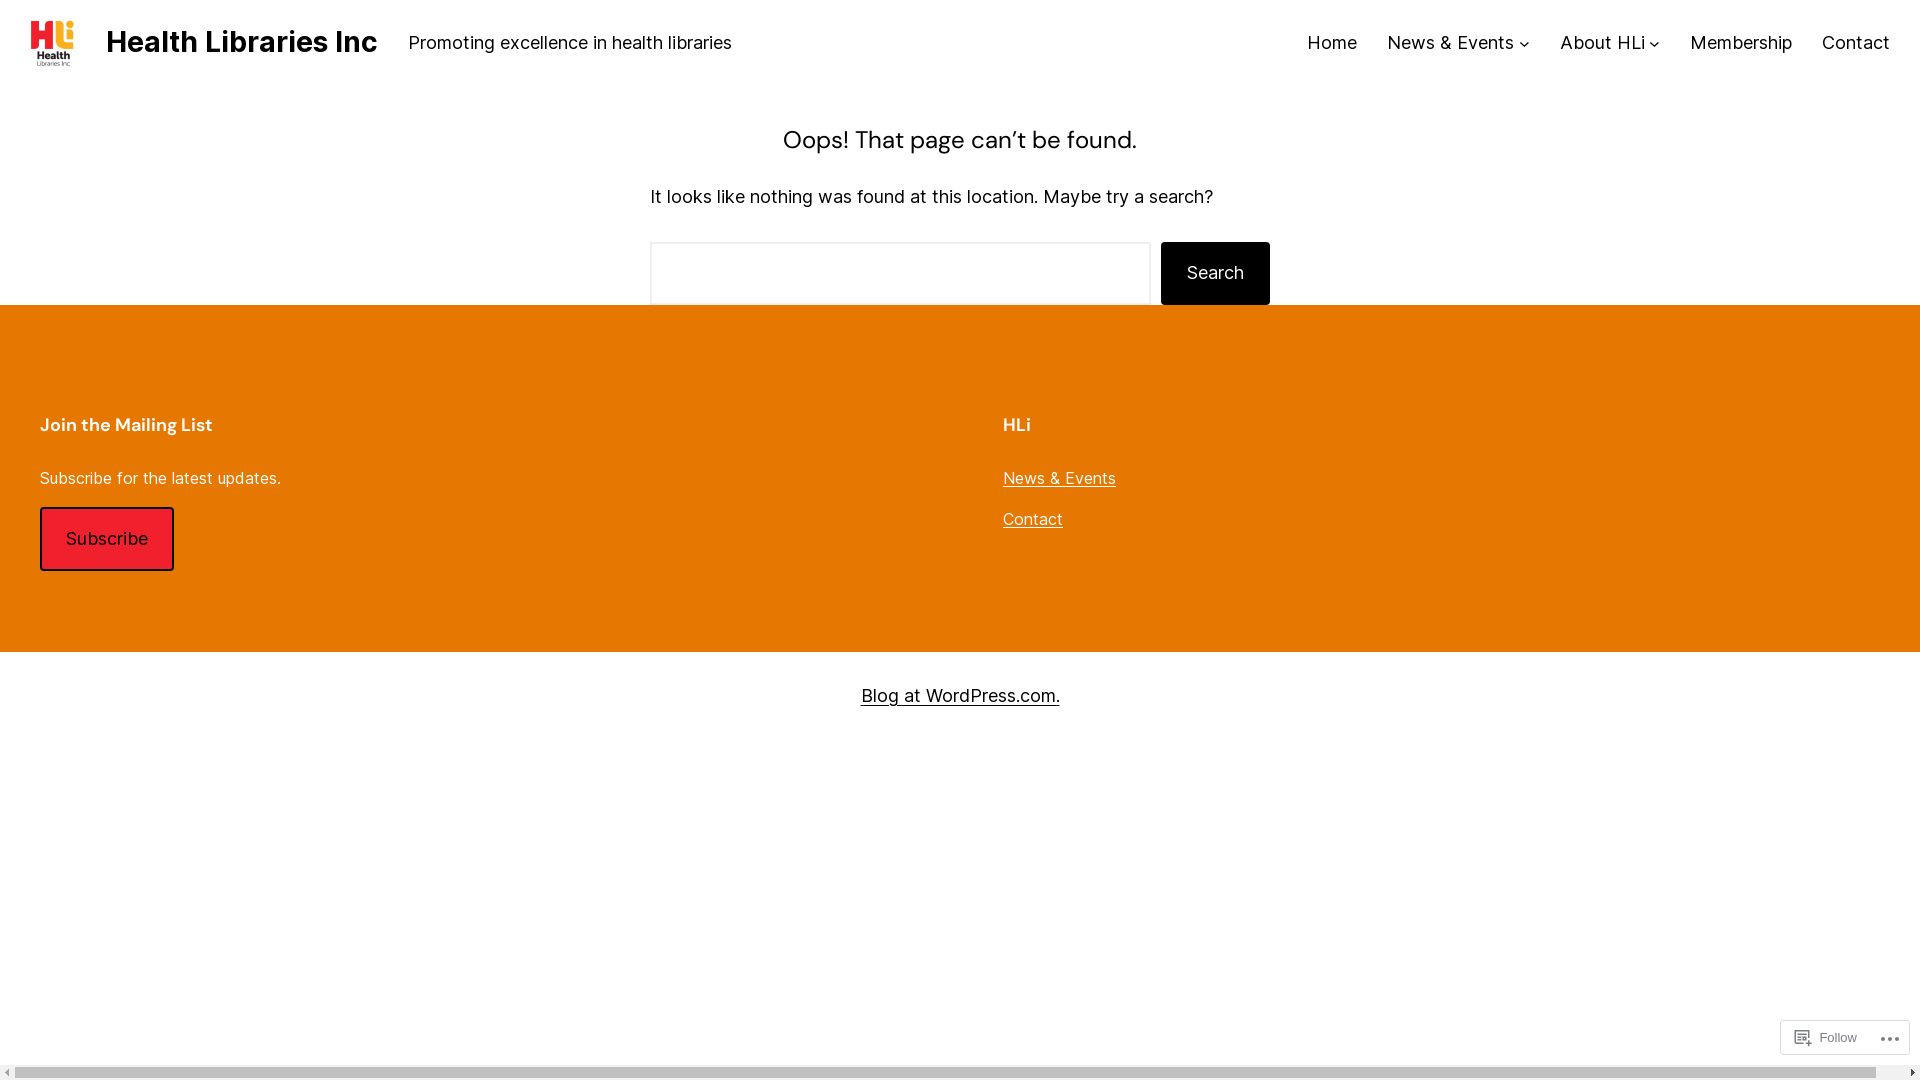 The width and height of the screenshot is (1920, 1080). I want to click on 'Subscribe', so click(105, 538).